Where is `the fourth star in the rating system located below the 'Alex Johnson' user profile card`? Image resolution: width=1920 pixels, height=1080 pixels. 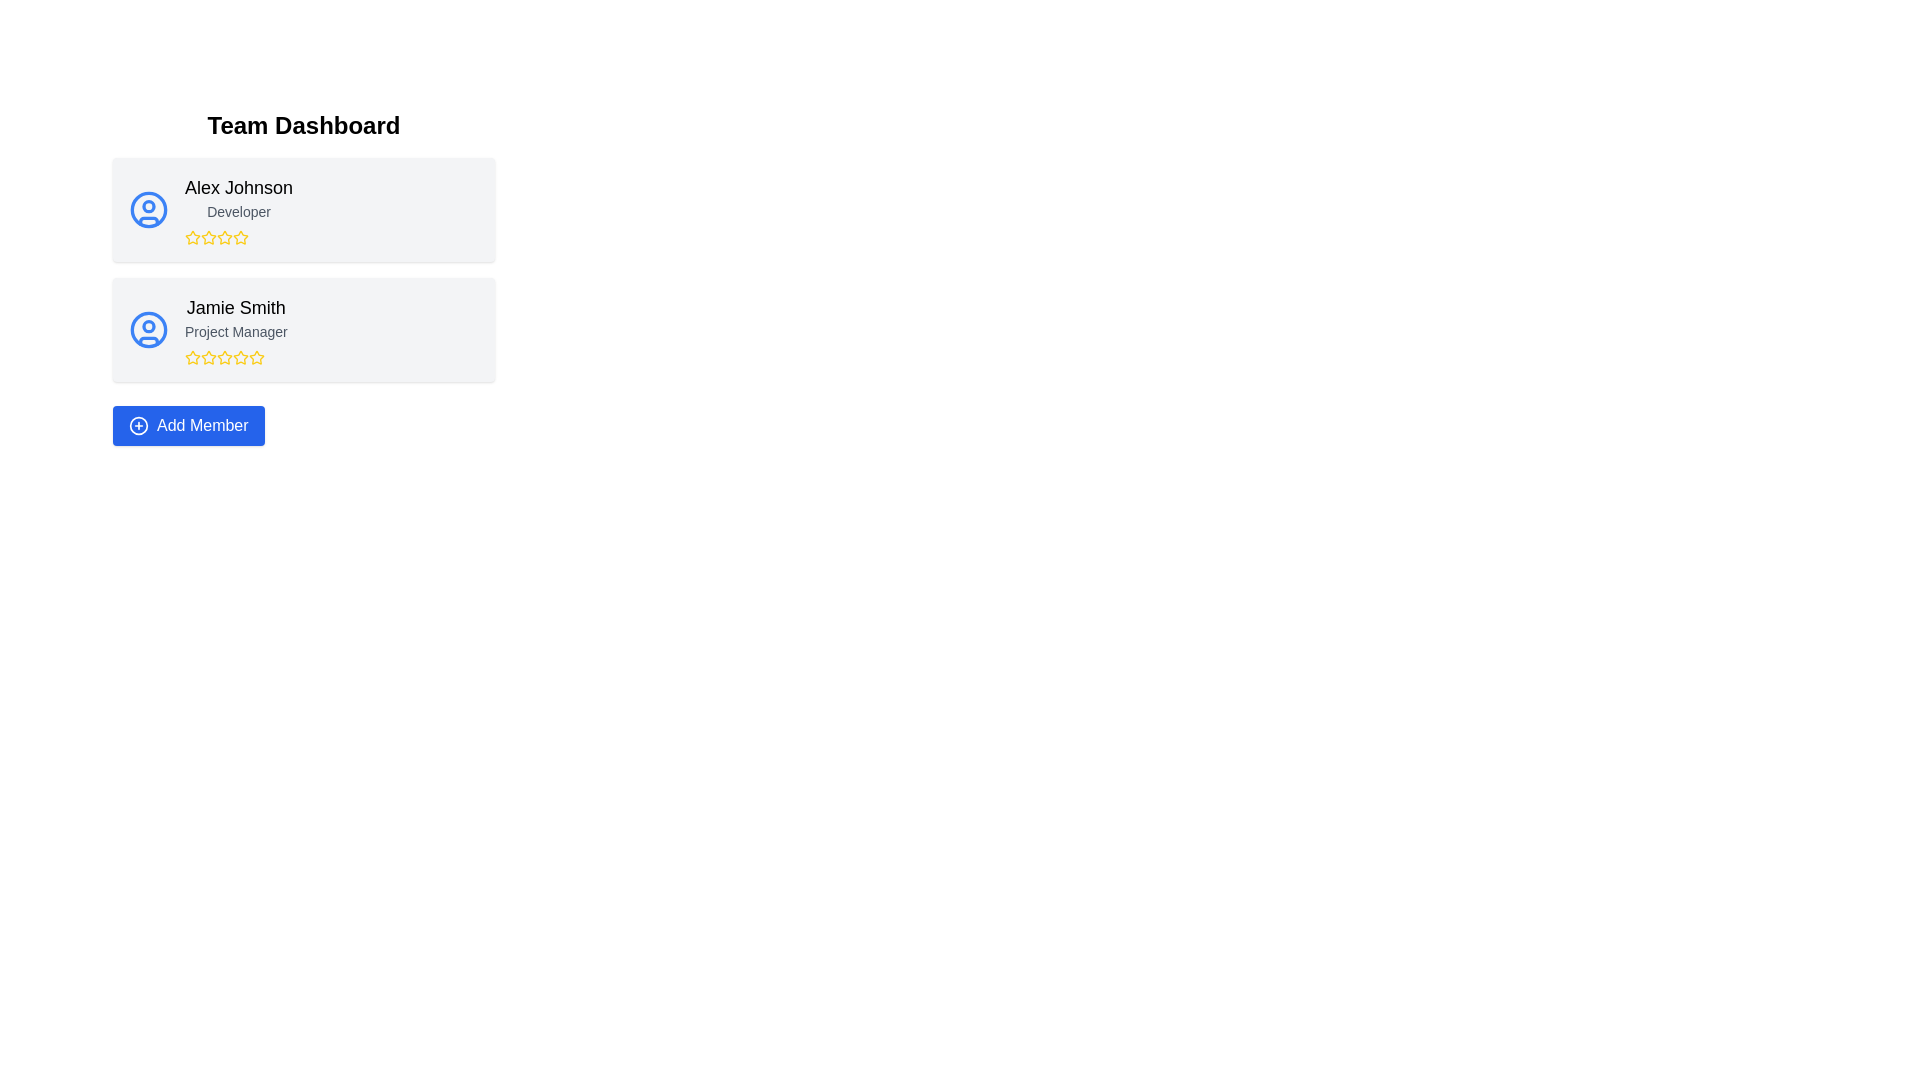 the fourth star in the rating system located below the 'Alex Johnson' user profile card is located at coordinates (239, 237).